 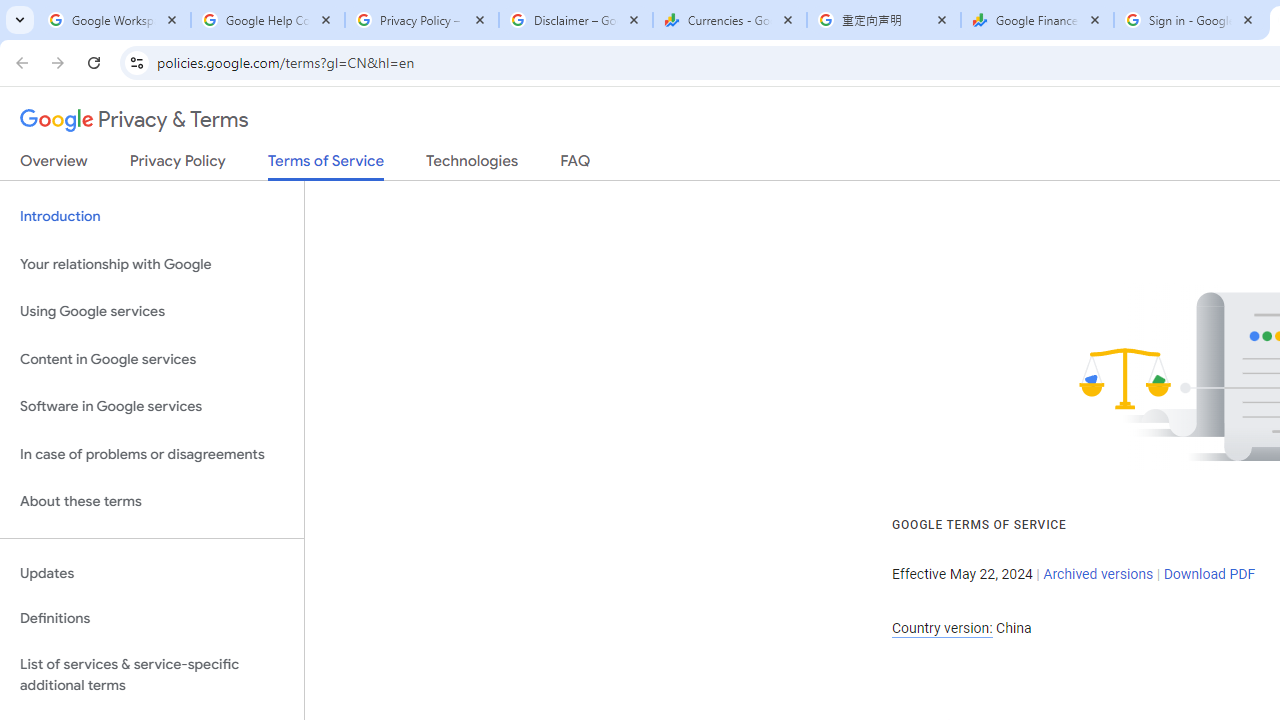 I want to click on 'Archived versions', so click(x=1097, y=574).